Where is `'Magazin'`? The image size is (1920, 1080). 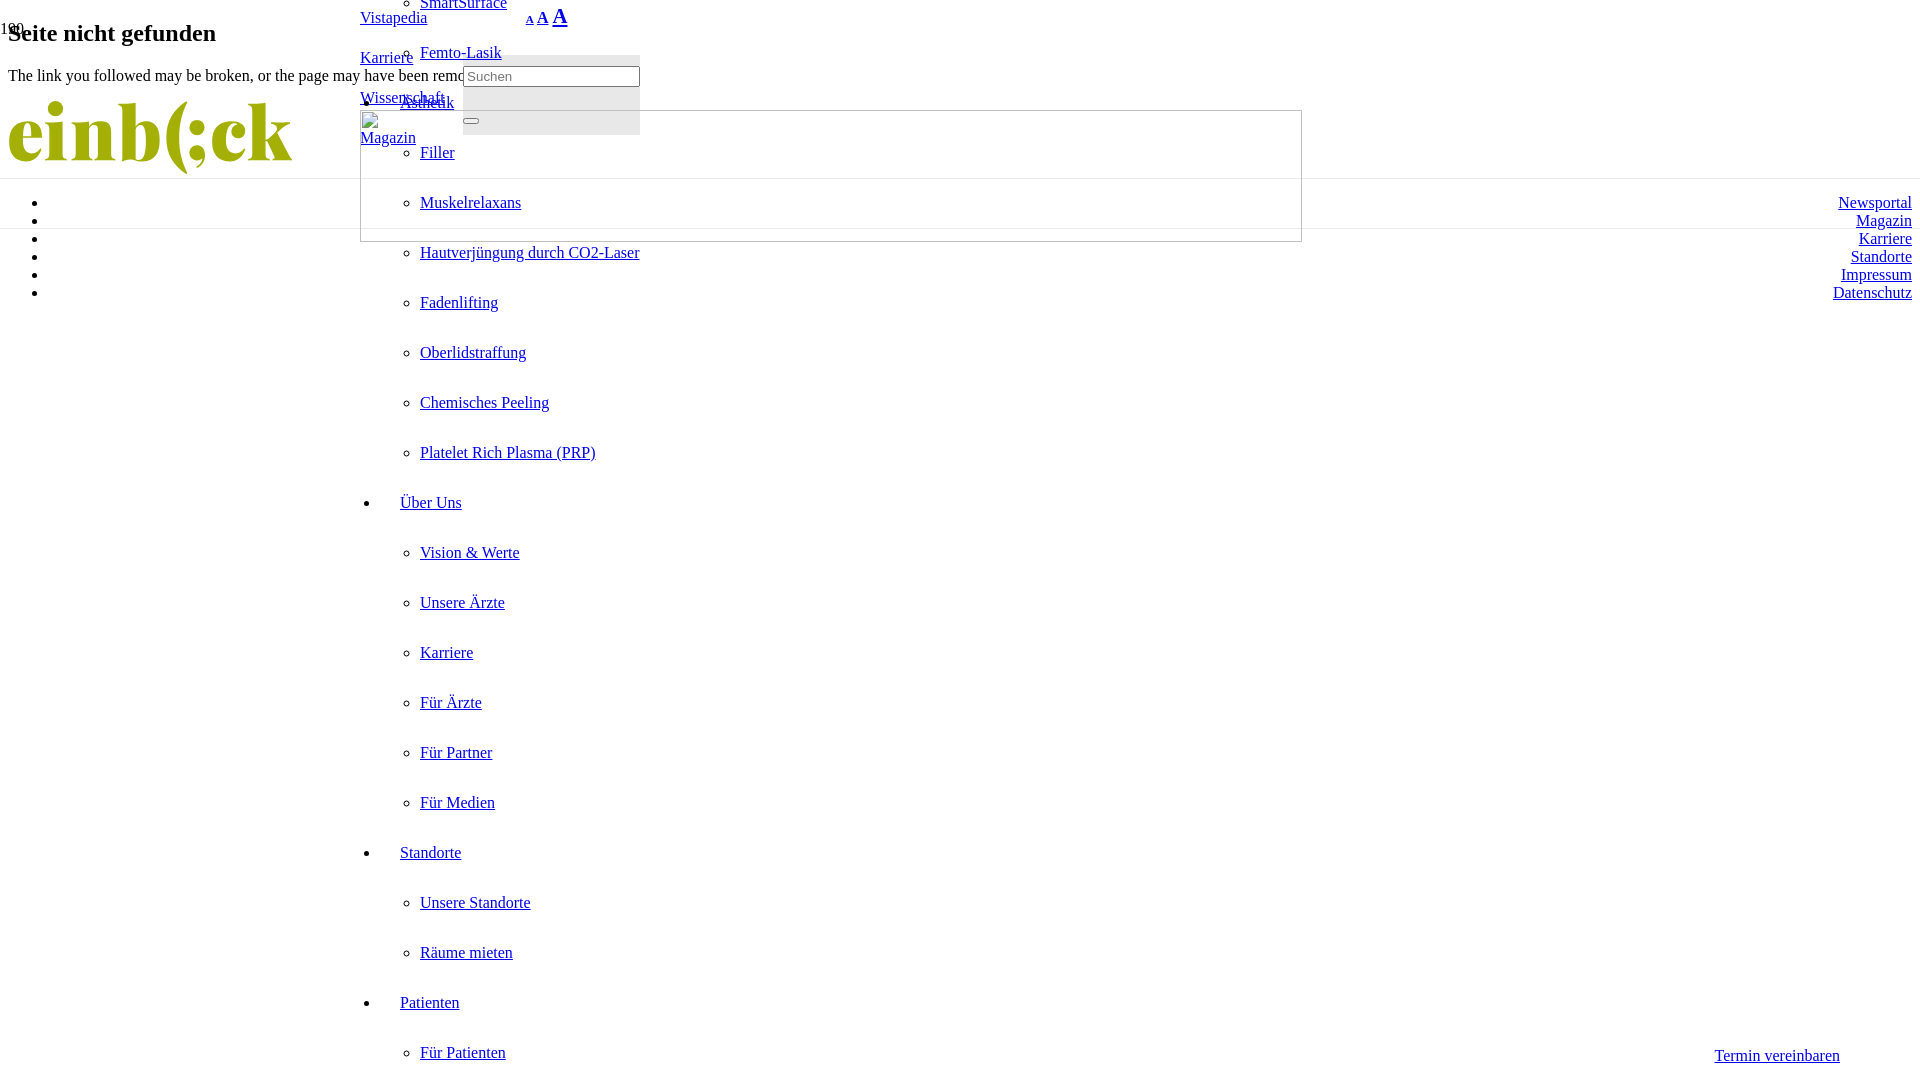 'Magazin' is located at coordinates (1882, 220).